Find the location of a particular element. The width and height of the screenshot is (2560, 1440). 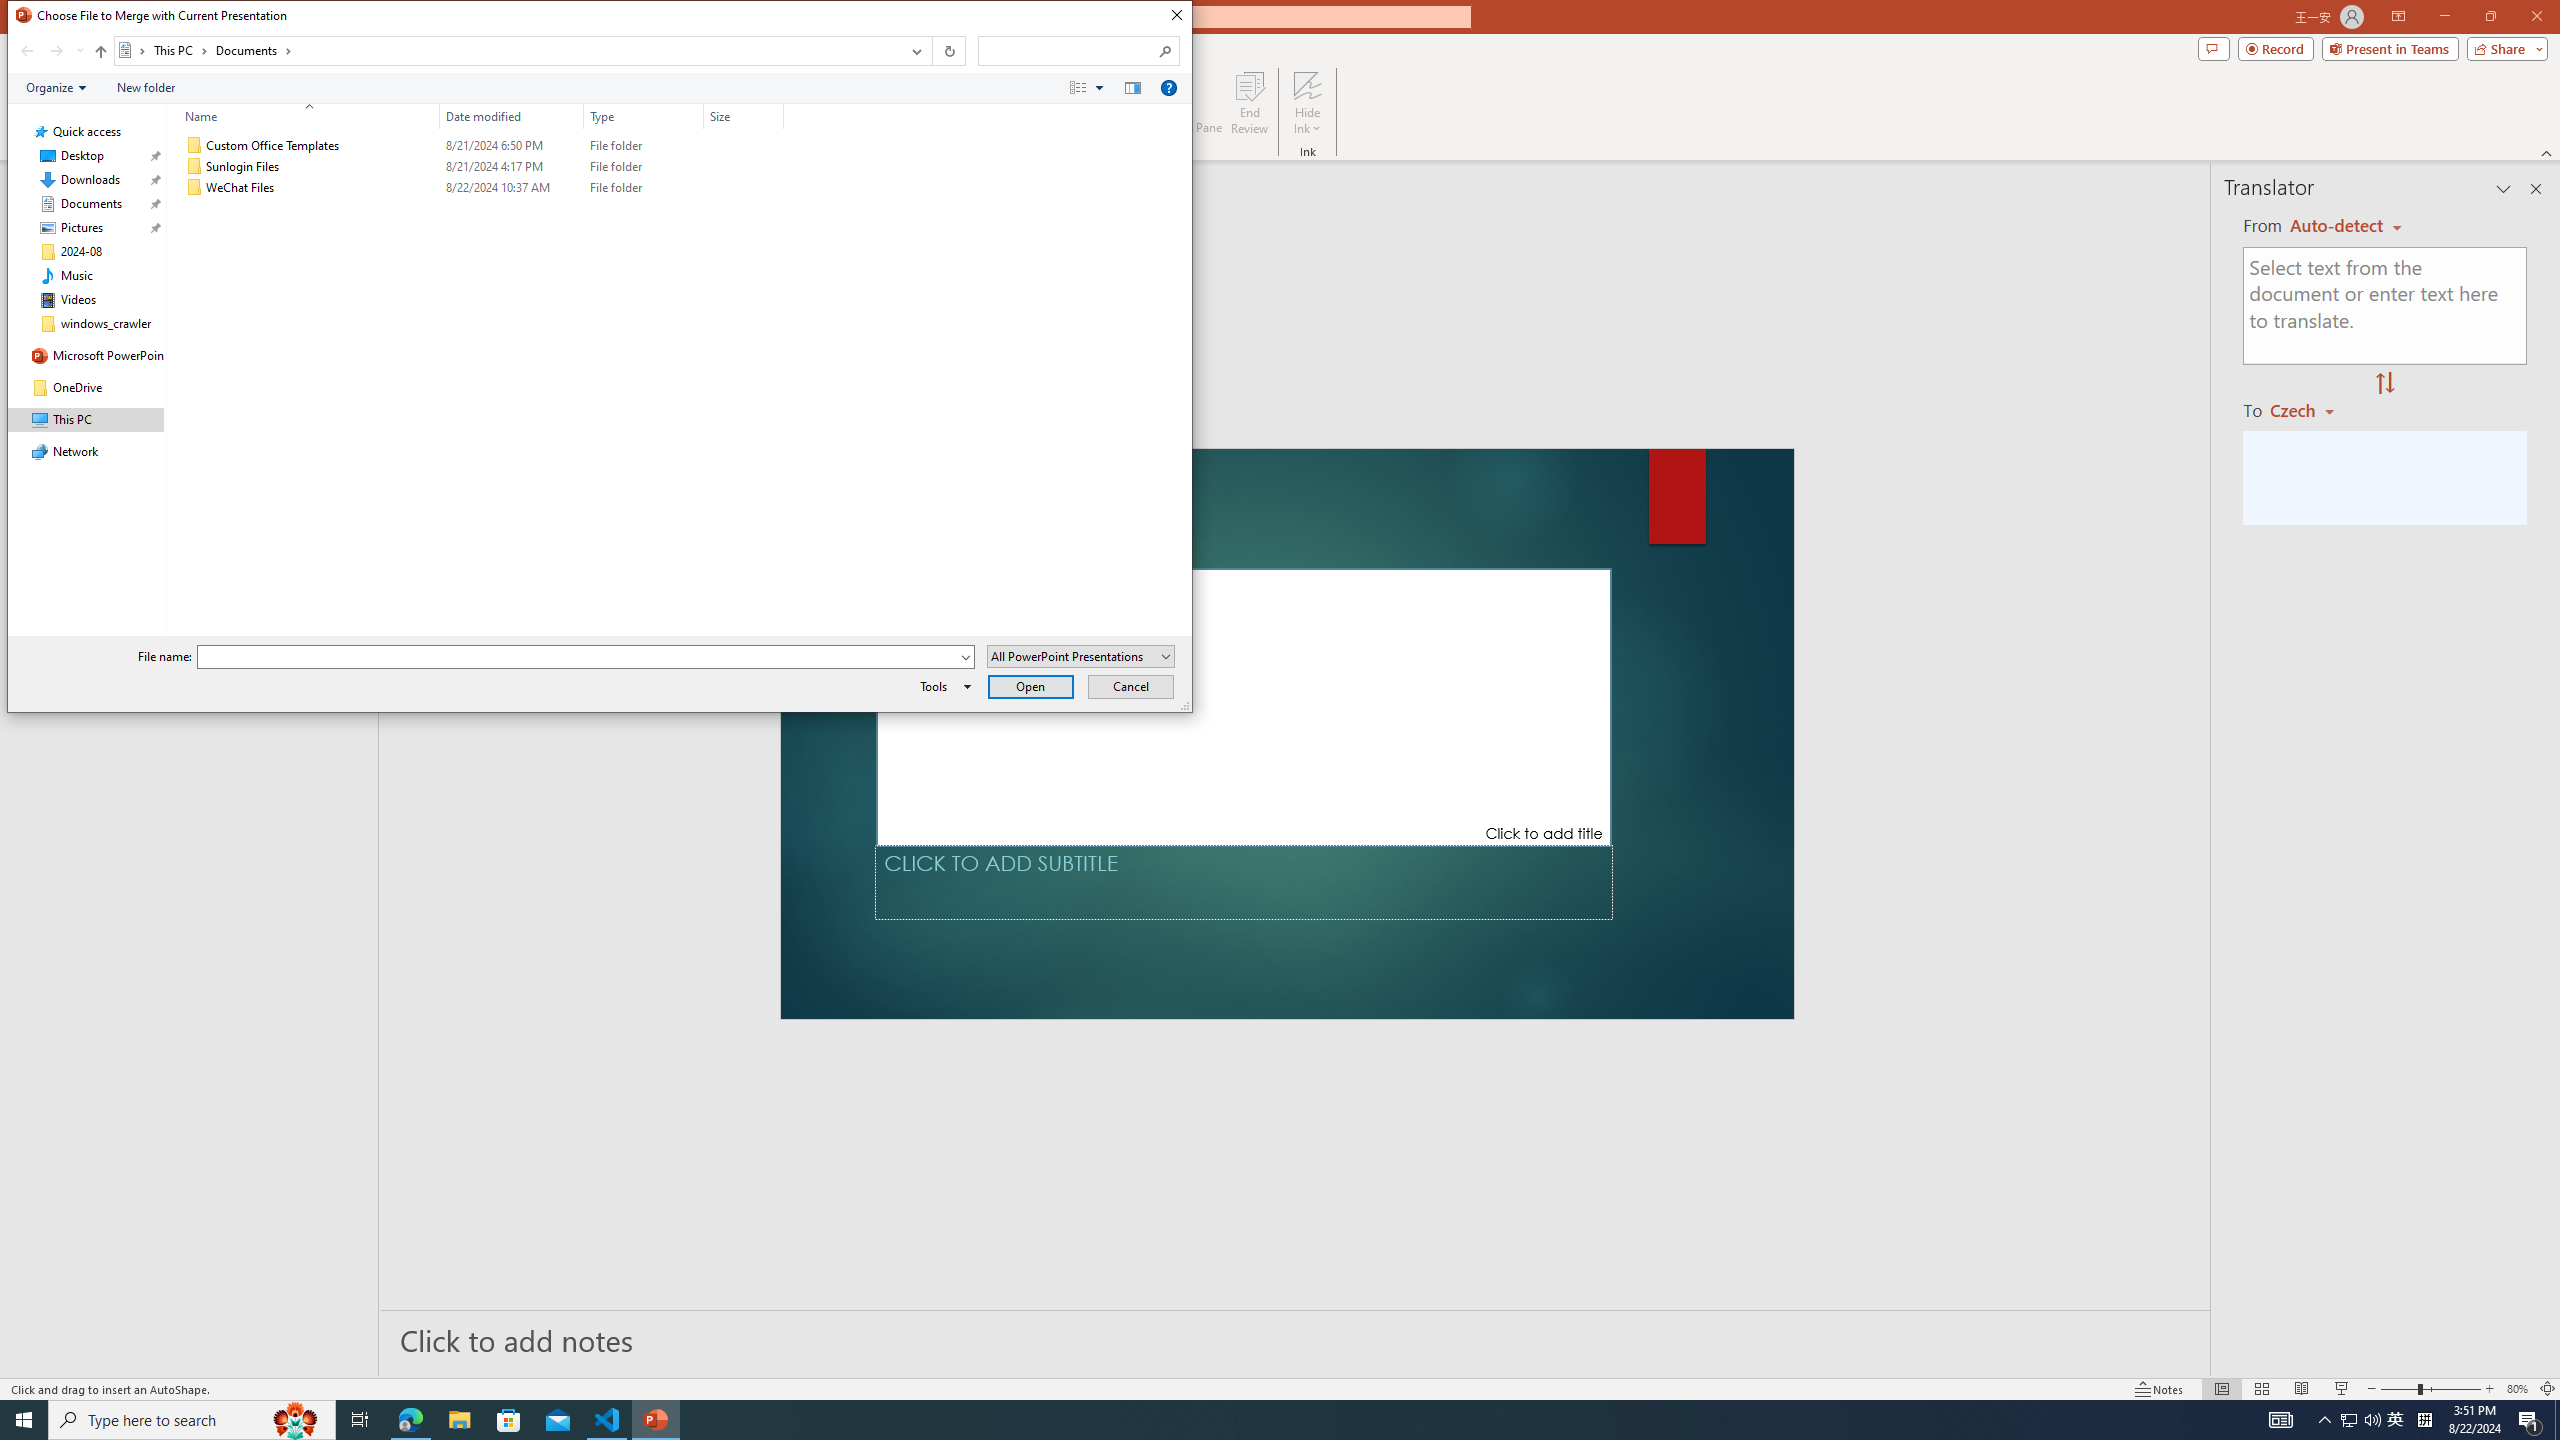

'Size' is located at coordinates (742, 115).